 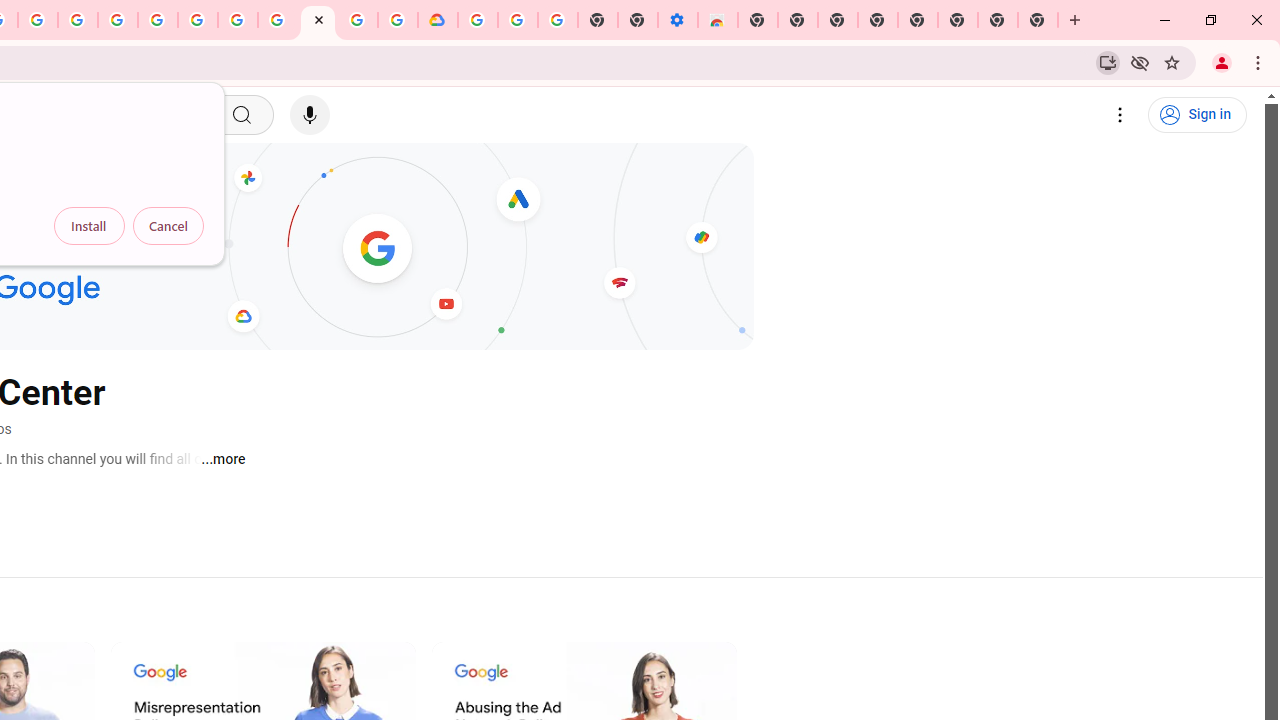 What do you see at coordinates (37, 20) in the screenshot?
I see `'Create your Google Account'` at bounding box center [37, 20].